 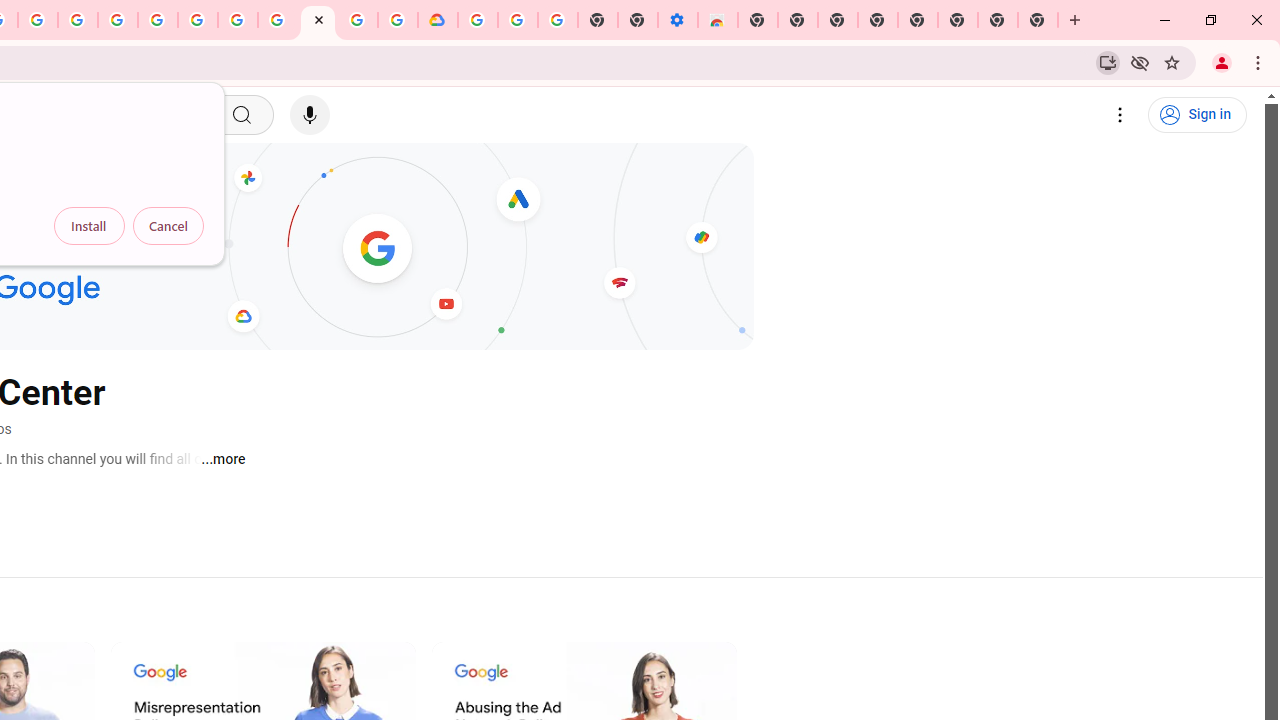 What do you see at coordinates (37, 20) in the screenshot?
I see `'Create your Google Account'` at bounding box center [37, 20].